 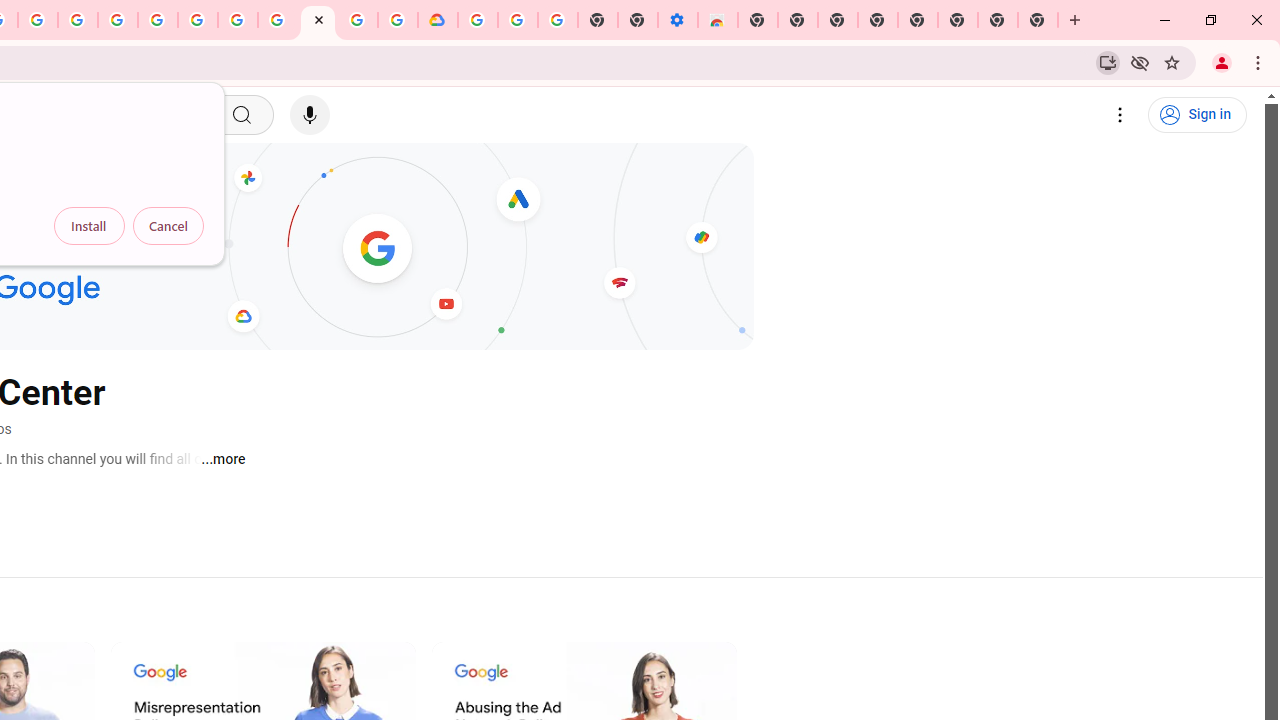 What do you see at coordinates (37, 20) in the screenshot?
I see `'Create your Google Account'` at bounding box center [37, 20].